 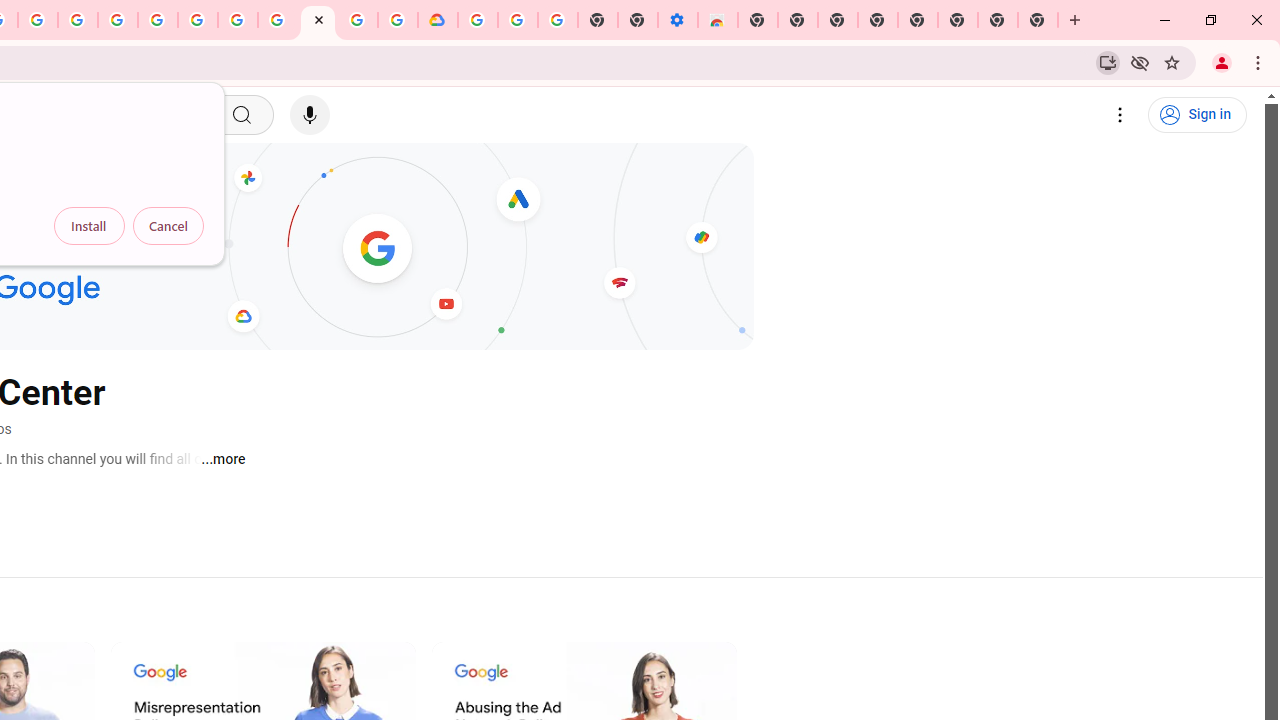 What do you see at coordinates (37, 20) in the screenshot?
I see `'Create your Google Account'` at bounding box center [37, 20].